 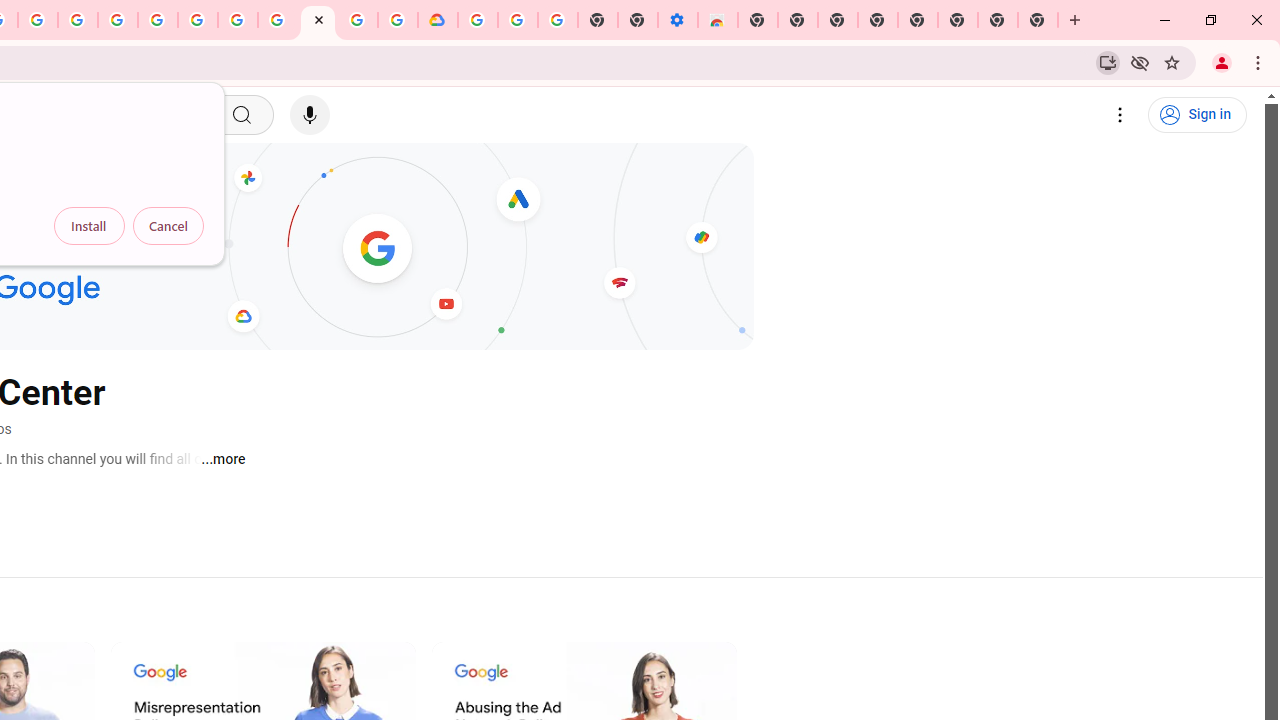 What do you see at coordinates (37, 20) in the screenshot?
I see `'Create your Google Account'` at bounding box center [37, 20].